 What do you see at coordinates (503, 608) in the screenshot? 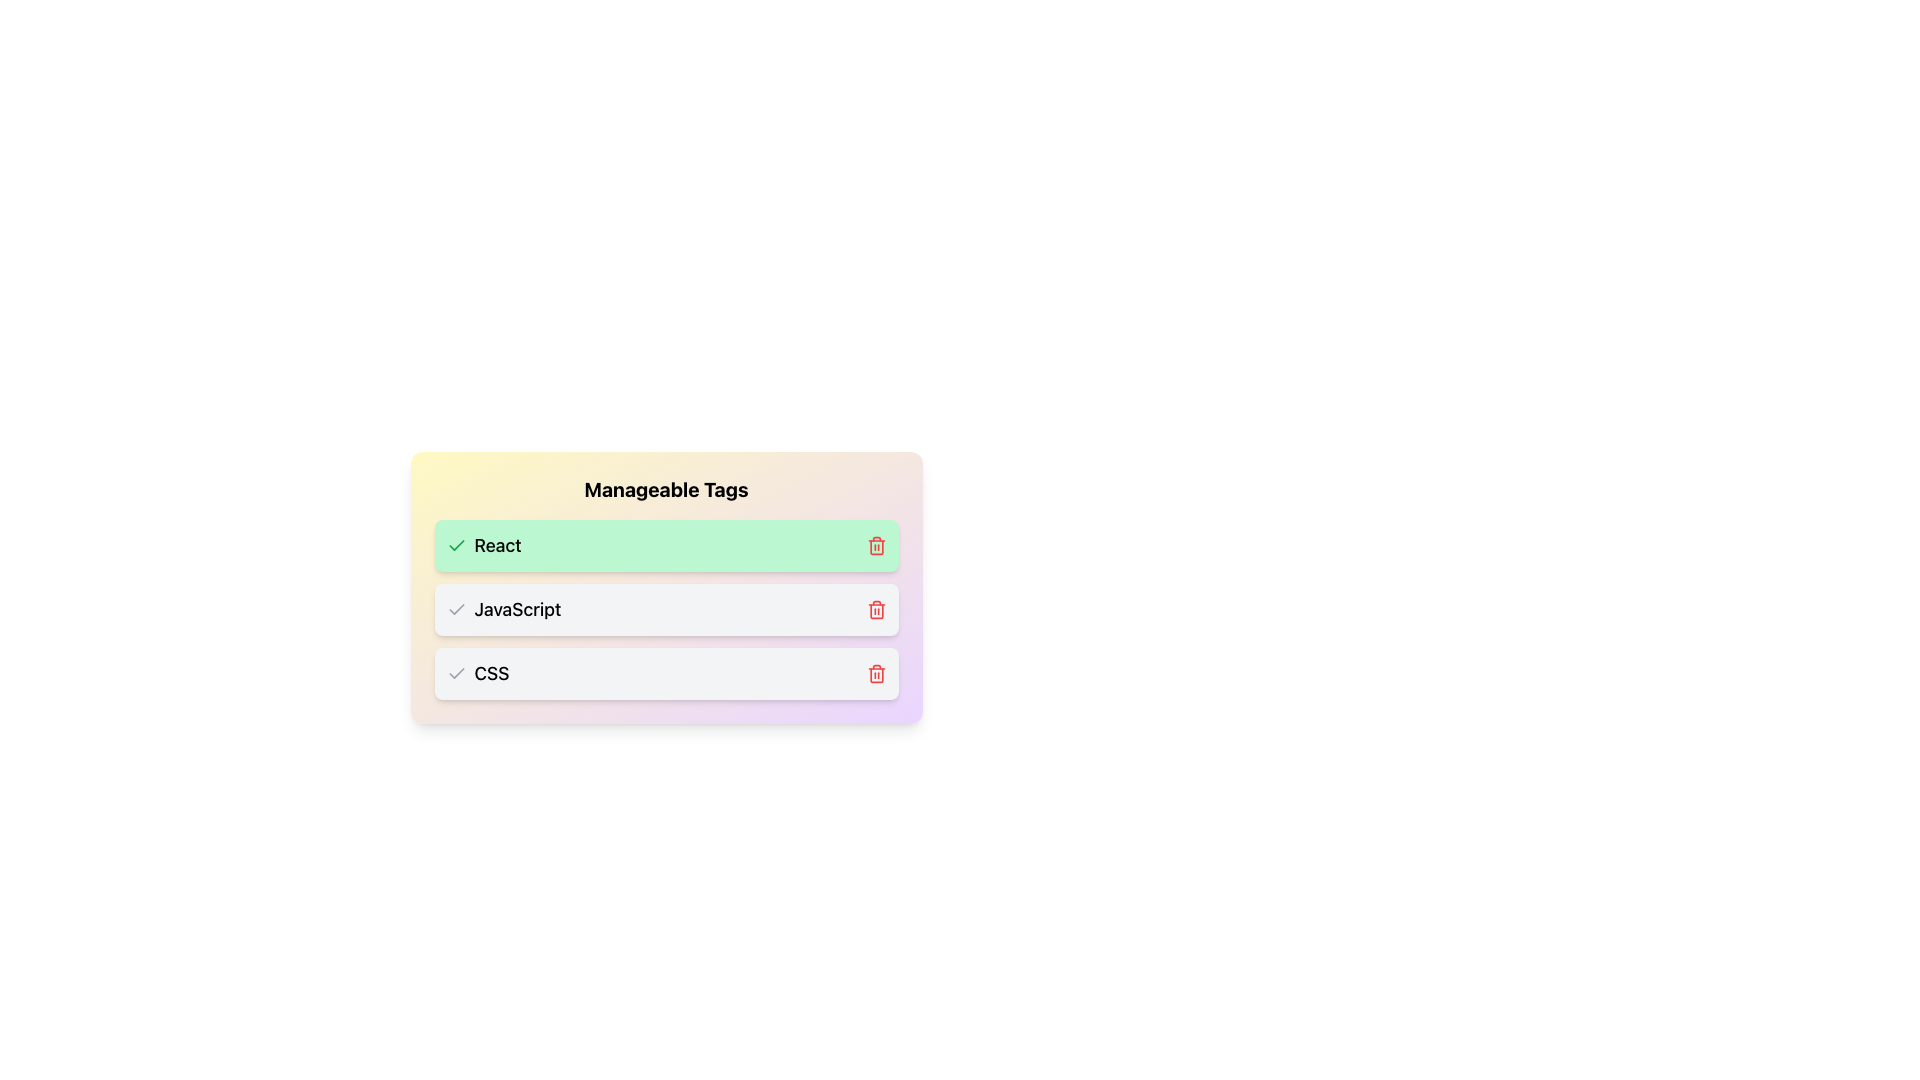
I see `the 'JavaScript' interactive label with a checkbox` at bounding box center [503, 608].